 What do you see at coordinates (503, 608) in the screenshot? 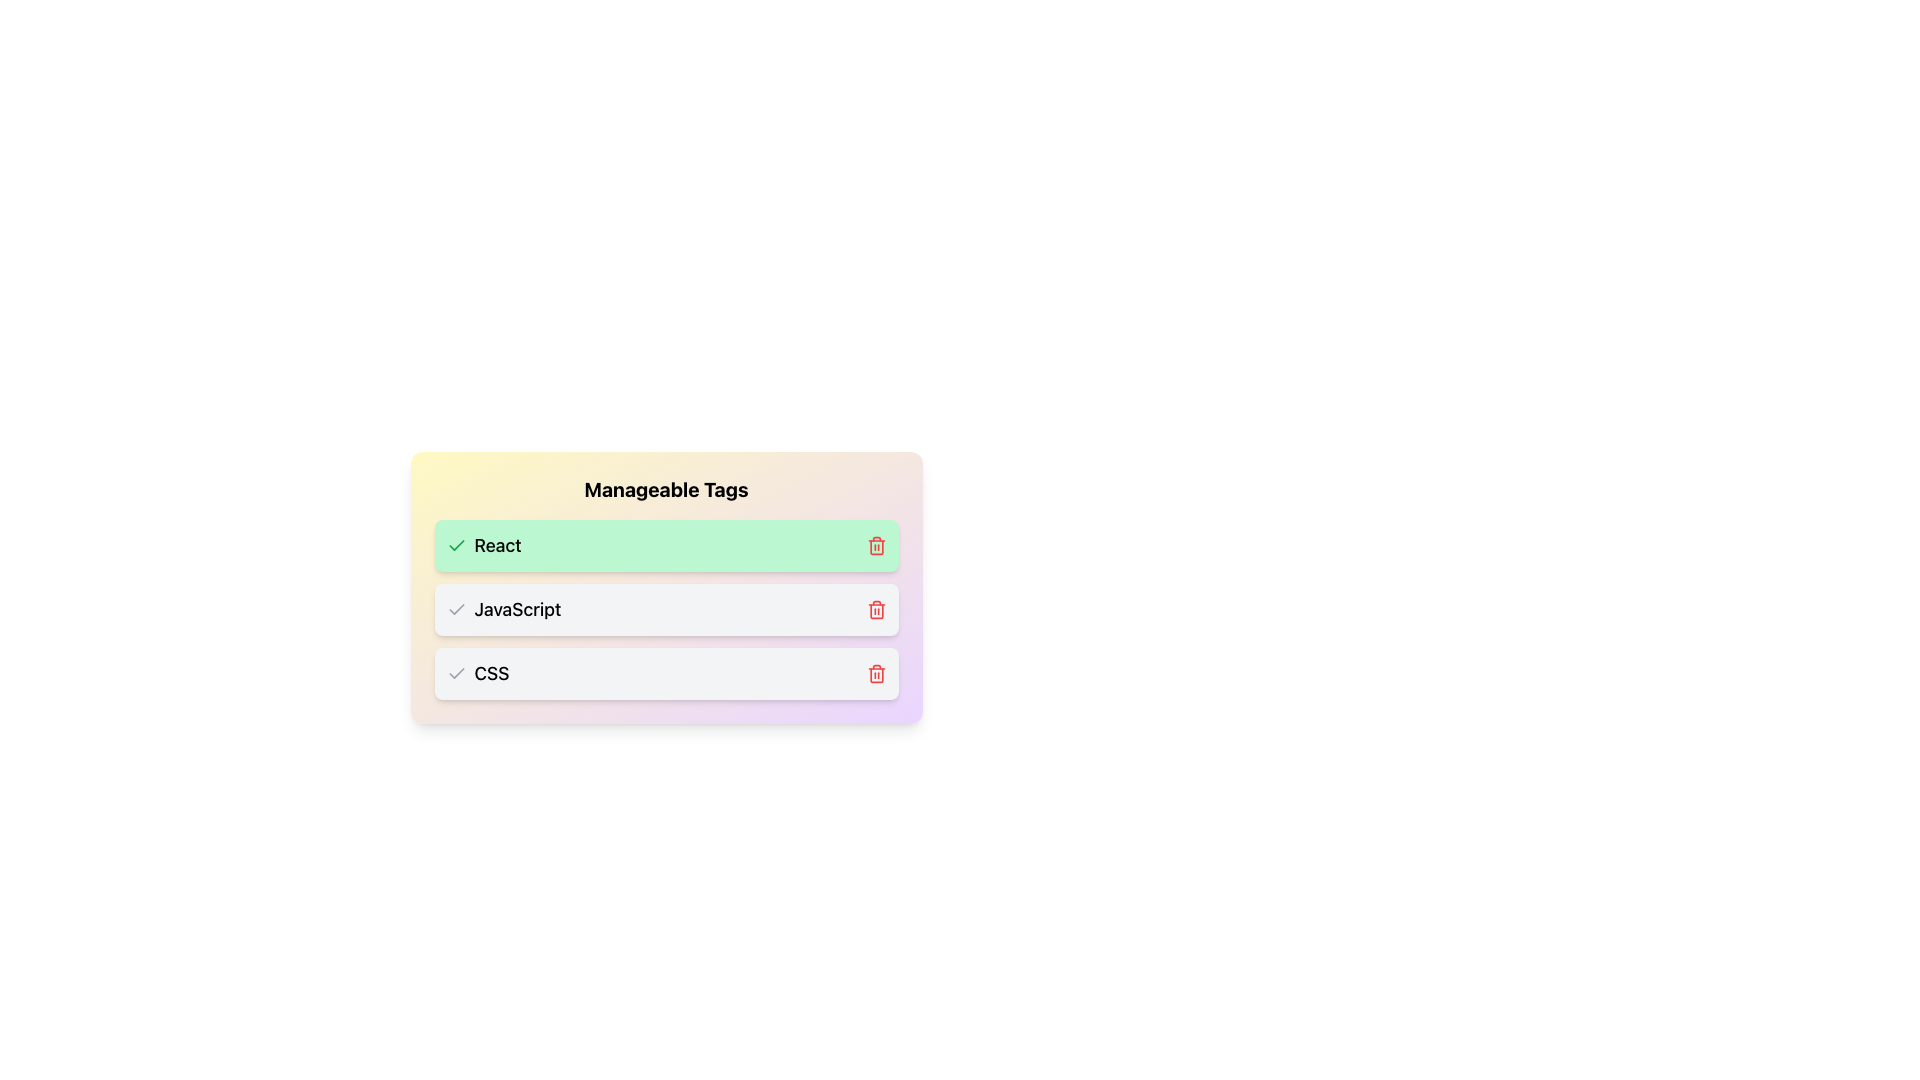
I see `the 'JavaScript' interactive label with a checkbox` at bounding box center [503, 608].